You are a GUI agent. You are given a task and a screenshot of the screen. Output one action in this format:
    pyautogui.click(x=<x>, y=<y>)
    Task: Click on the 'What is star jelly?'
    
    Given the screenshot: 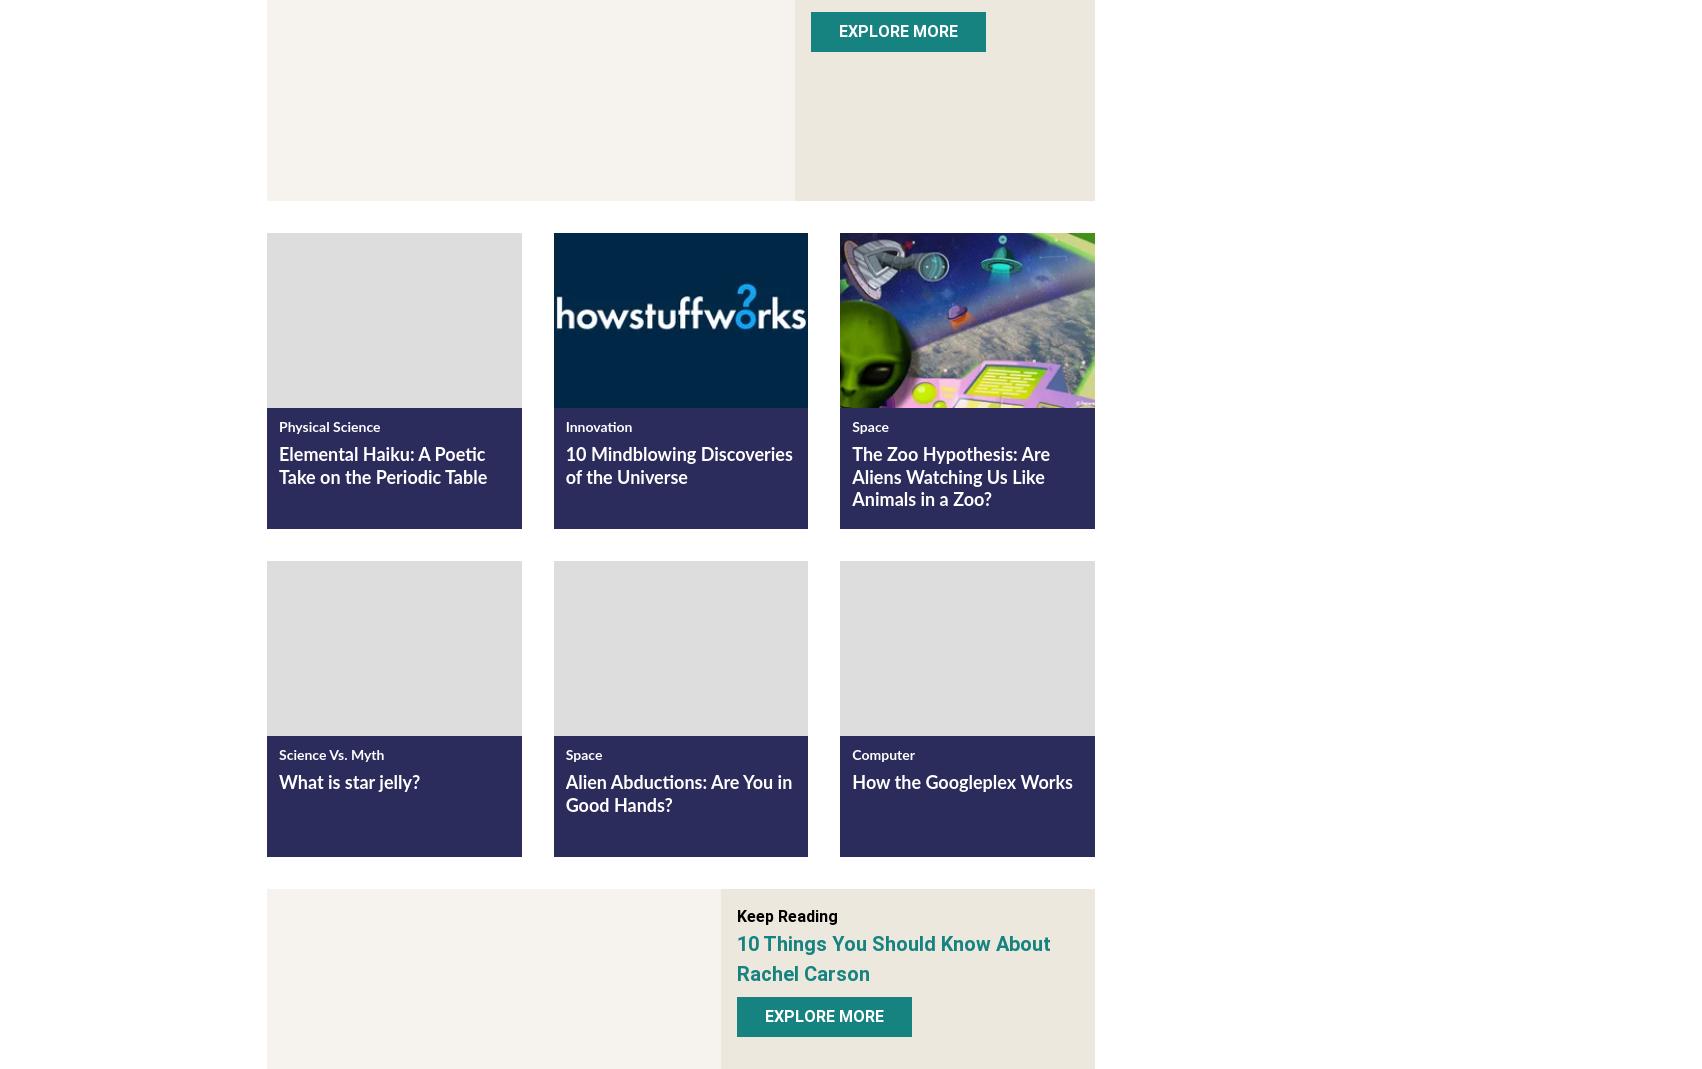 What is the action you would take?
    pyautogui.click(x=349, y=787)
    